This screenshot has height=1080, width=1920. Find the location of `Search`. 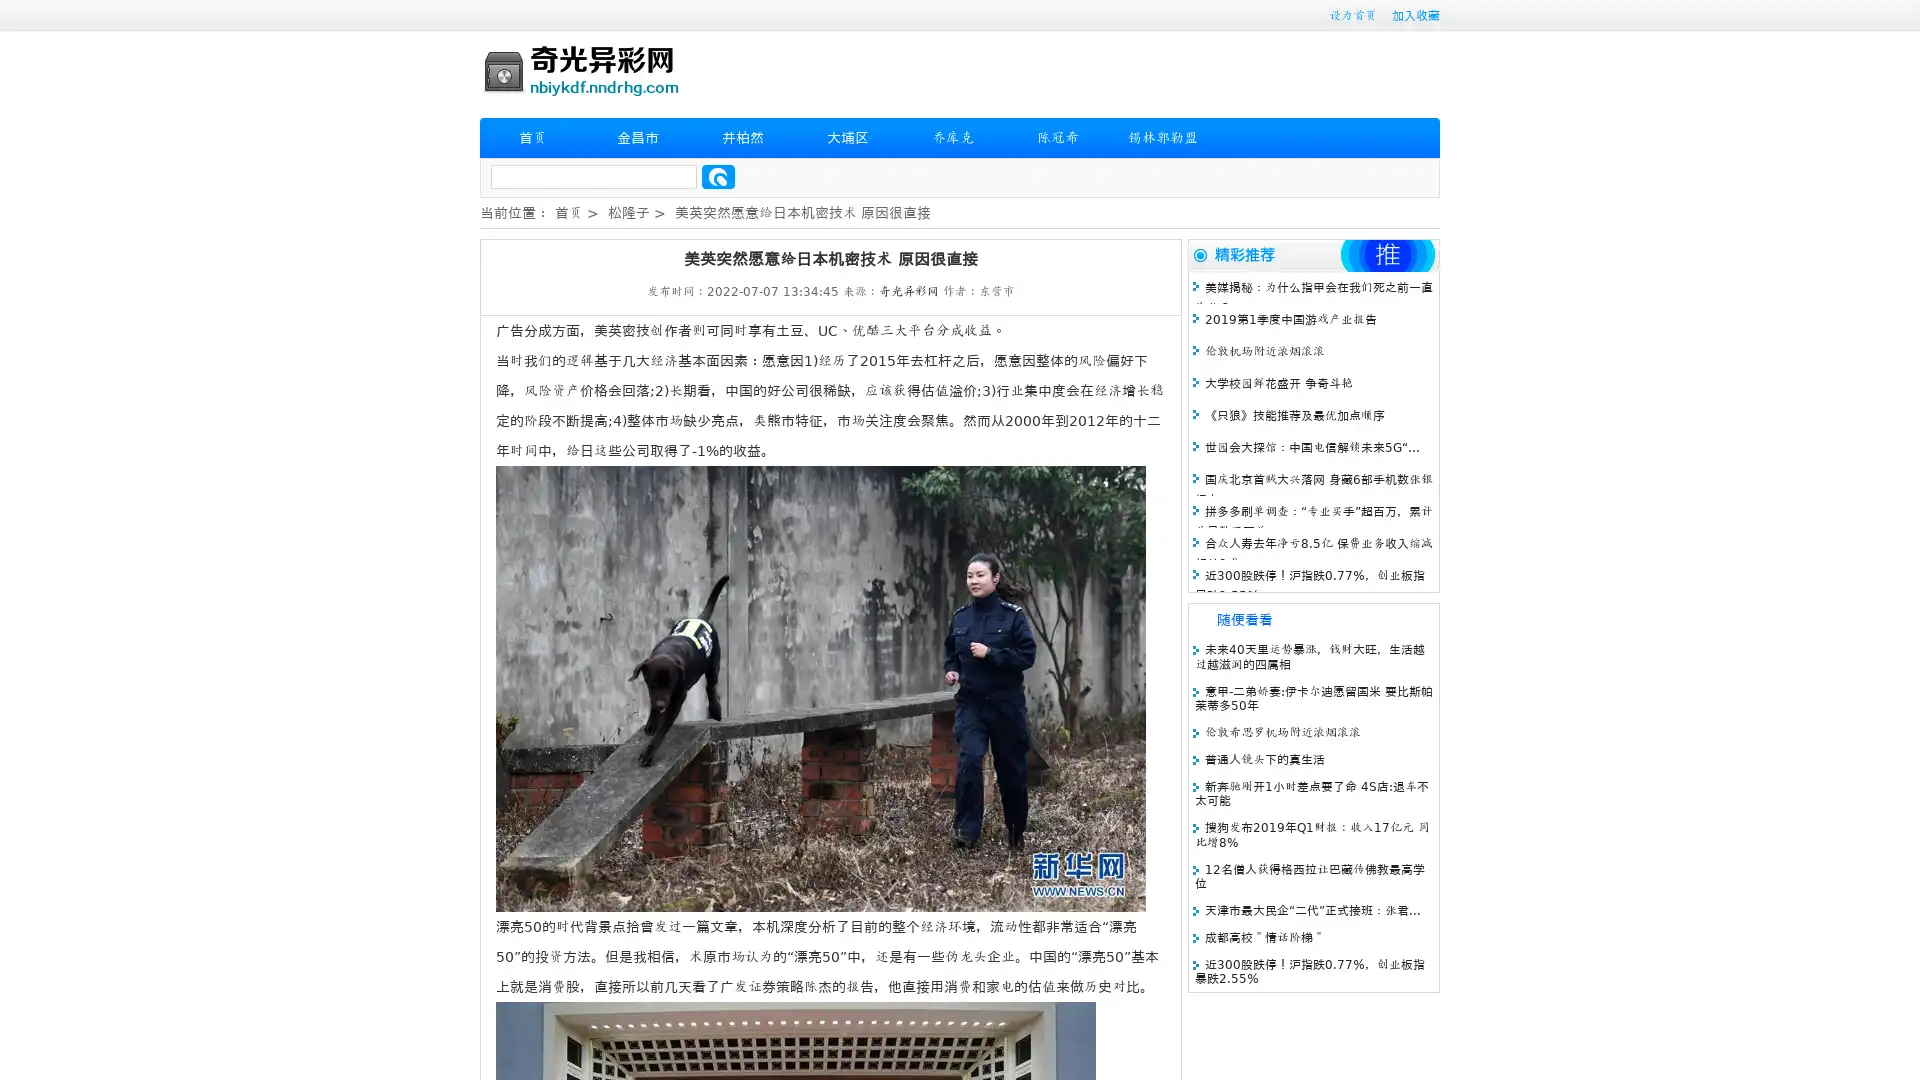

Search is located at coordinates (718, 176).